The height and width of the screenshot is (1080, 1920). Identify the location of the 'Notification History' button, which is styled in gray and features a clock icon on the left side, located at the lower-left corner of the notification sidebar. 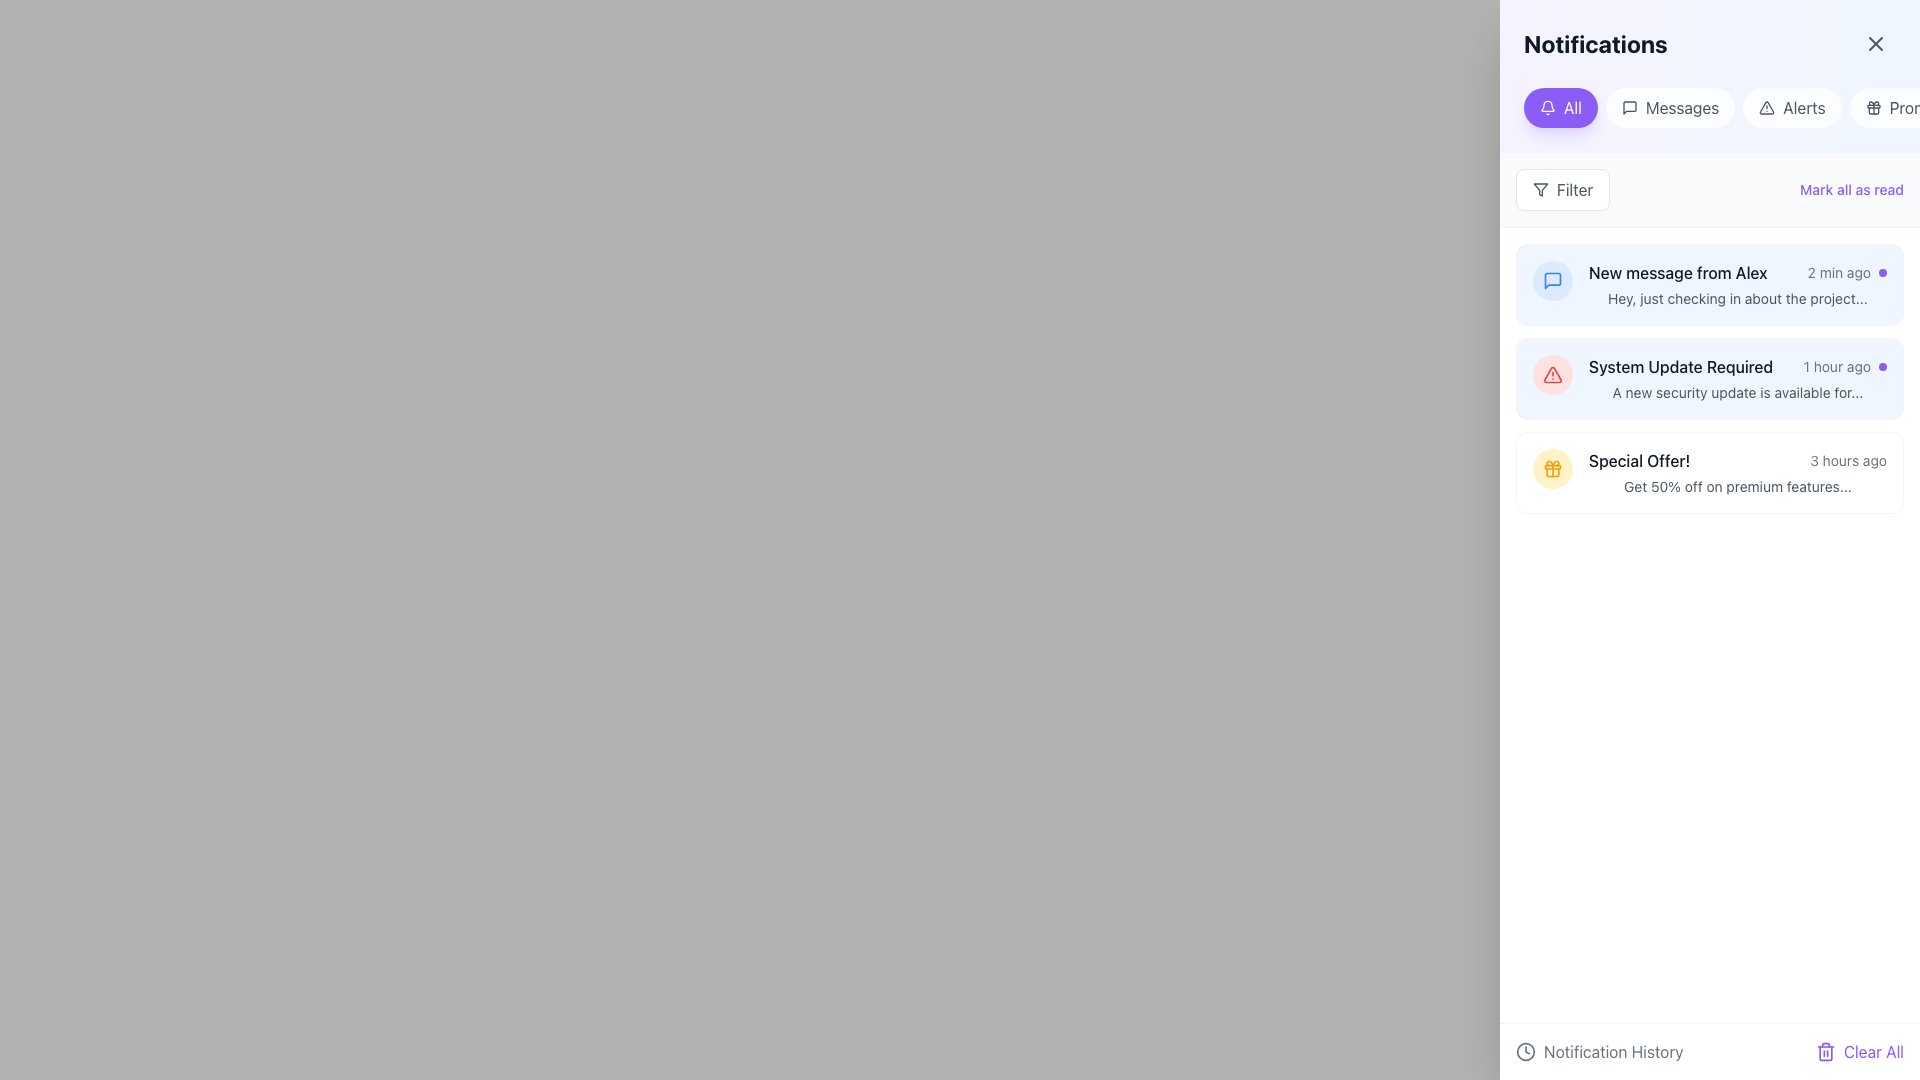
(1598, 1051).